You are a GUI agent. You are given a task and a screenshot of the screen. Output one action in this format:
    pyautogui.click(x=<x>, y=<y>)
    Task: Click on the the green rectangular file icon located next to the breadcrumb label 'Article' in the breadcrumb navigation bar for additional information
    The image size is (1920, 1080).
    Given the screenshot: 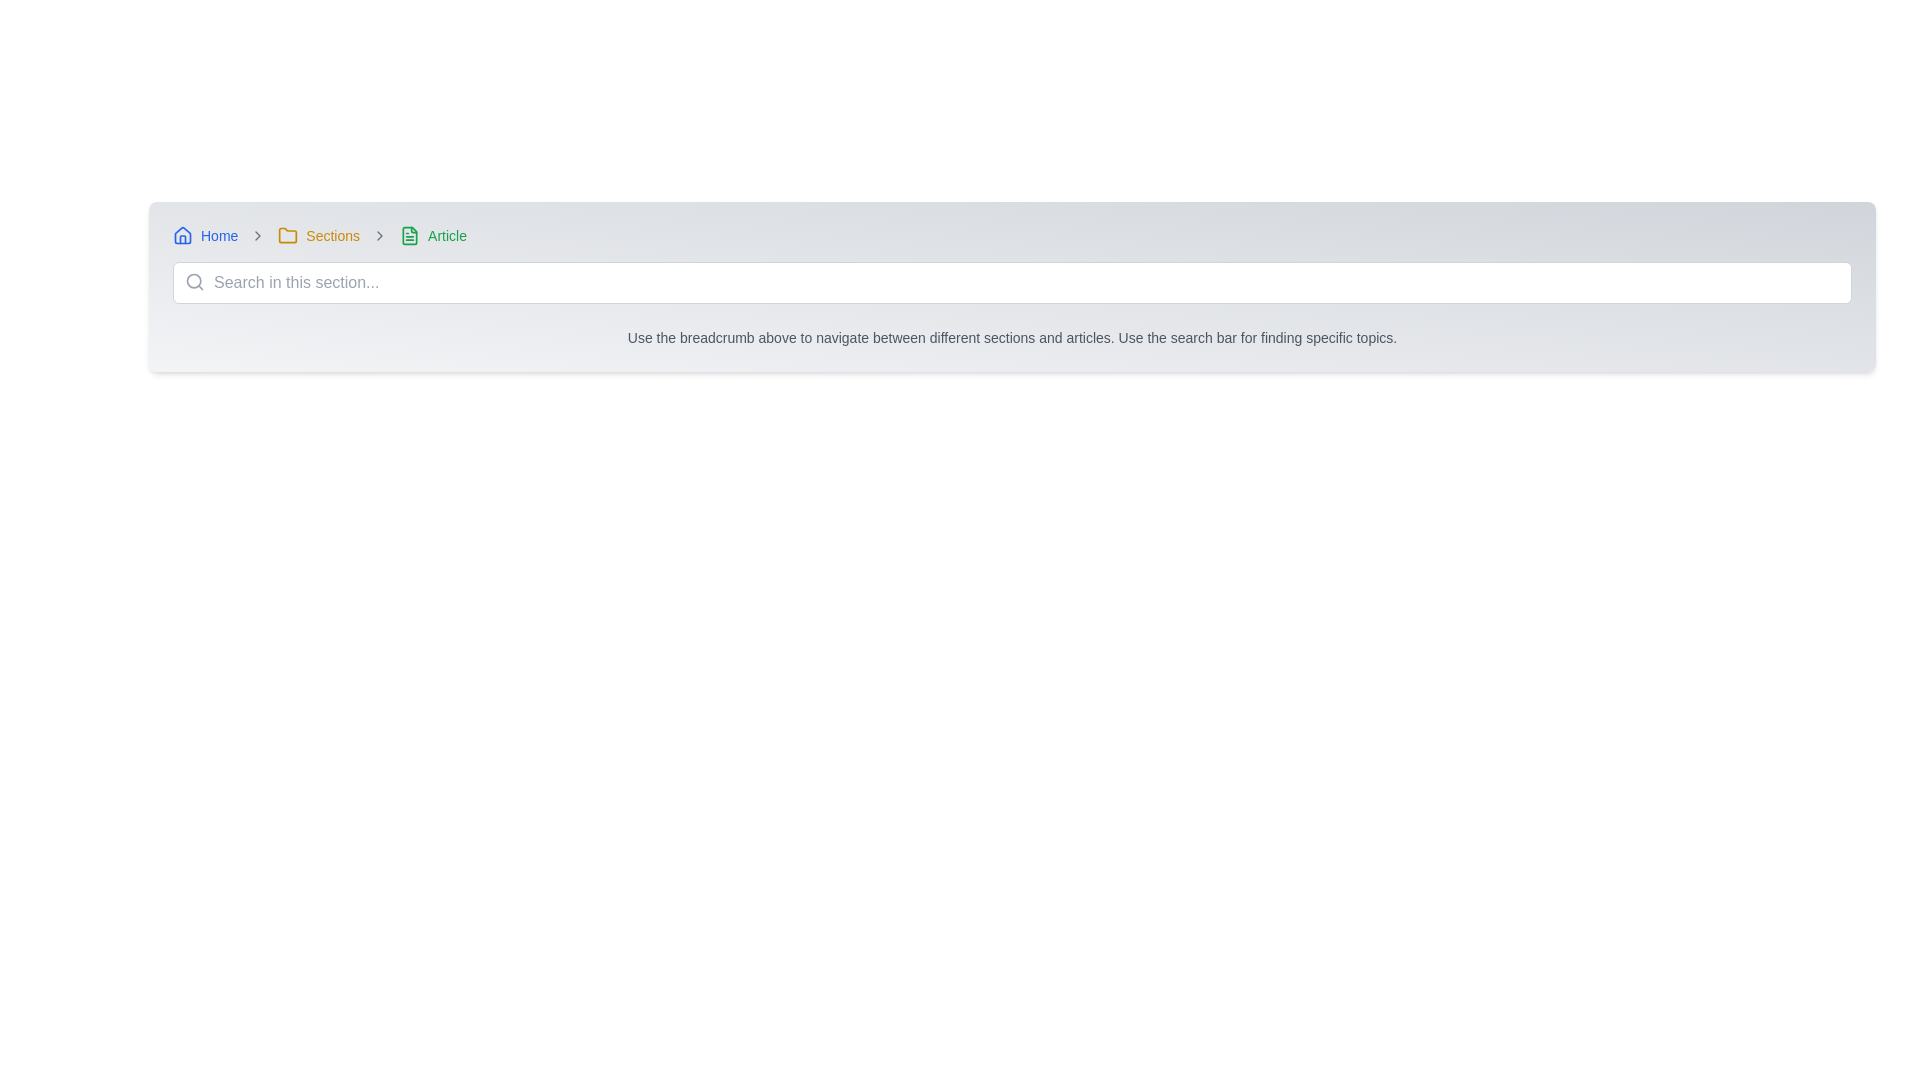 What is the action you would take?
    pyautogui.click(x=409, y=234)
    